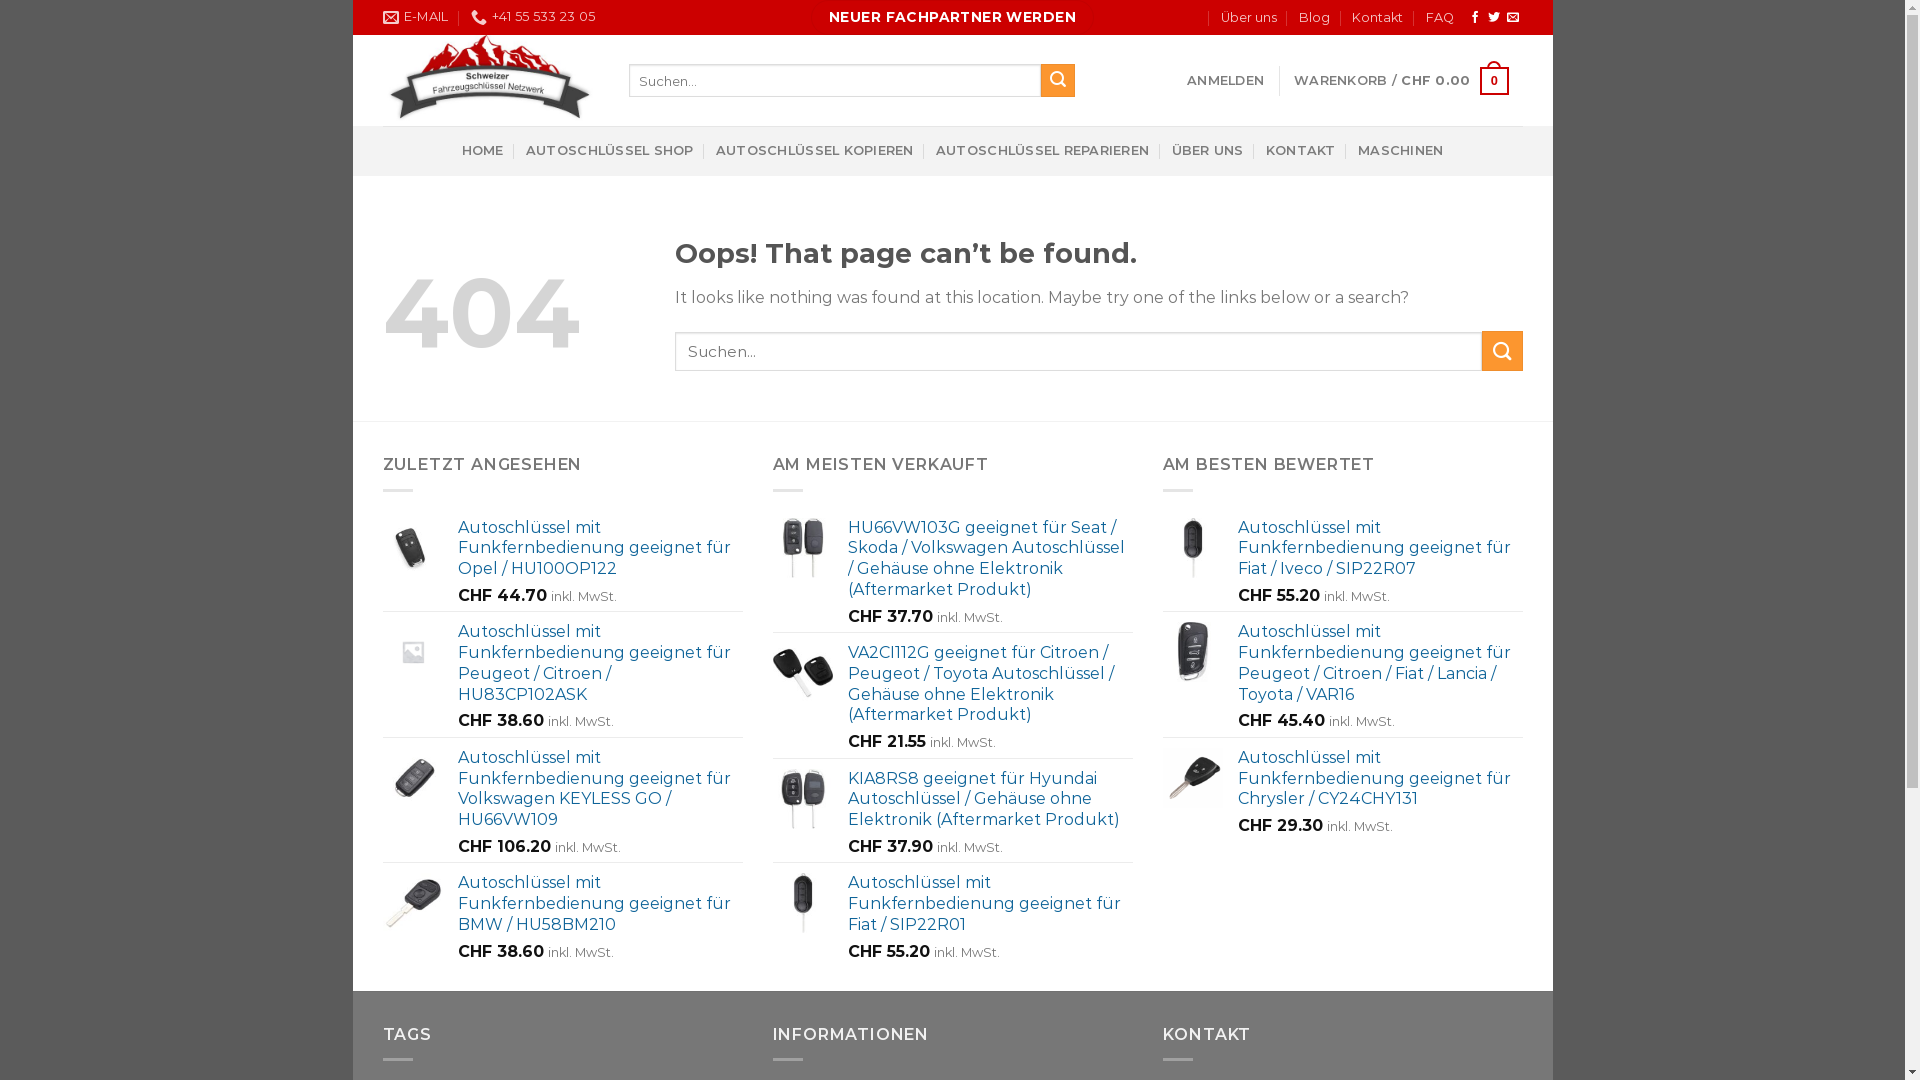 The width and height of the screenshot is (1920, 1080). I want to click on 'MASCHINEN', so click(1399, 149).